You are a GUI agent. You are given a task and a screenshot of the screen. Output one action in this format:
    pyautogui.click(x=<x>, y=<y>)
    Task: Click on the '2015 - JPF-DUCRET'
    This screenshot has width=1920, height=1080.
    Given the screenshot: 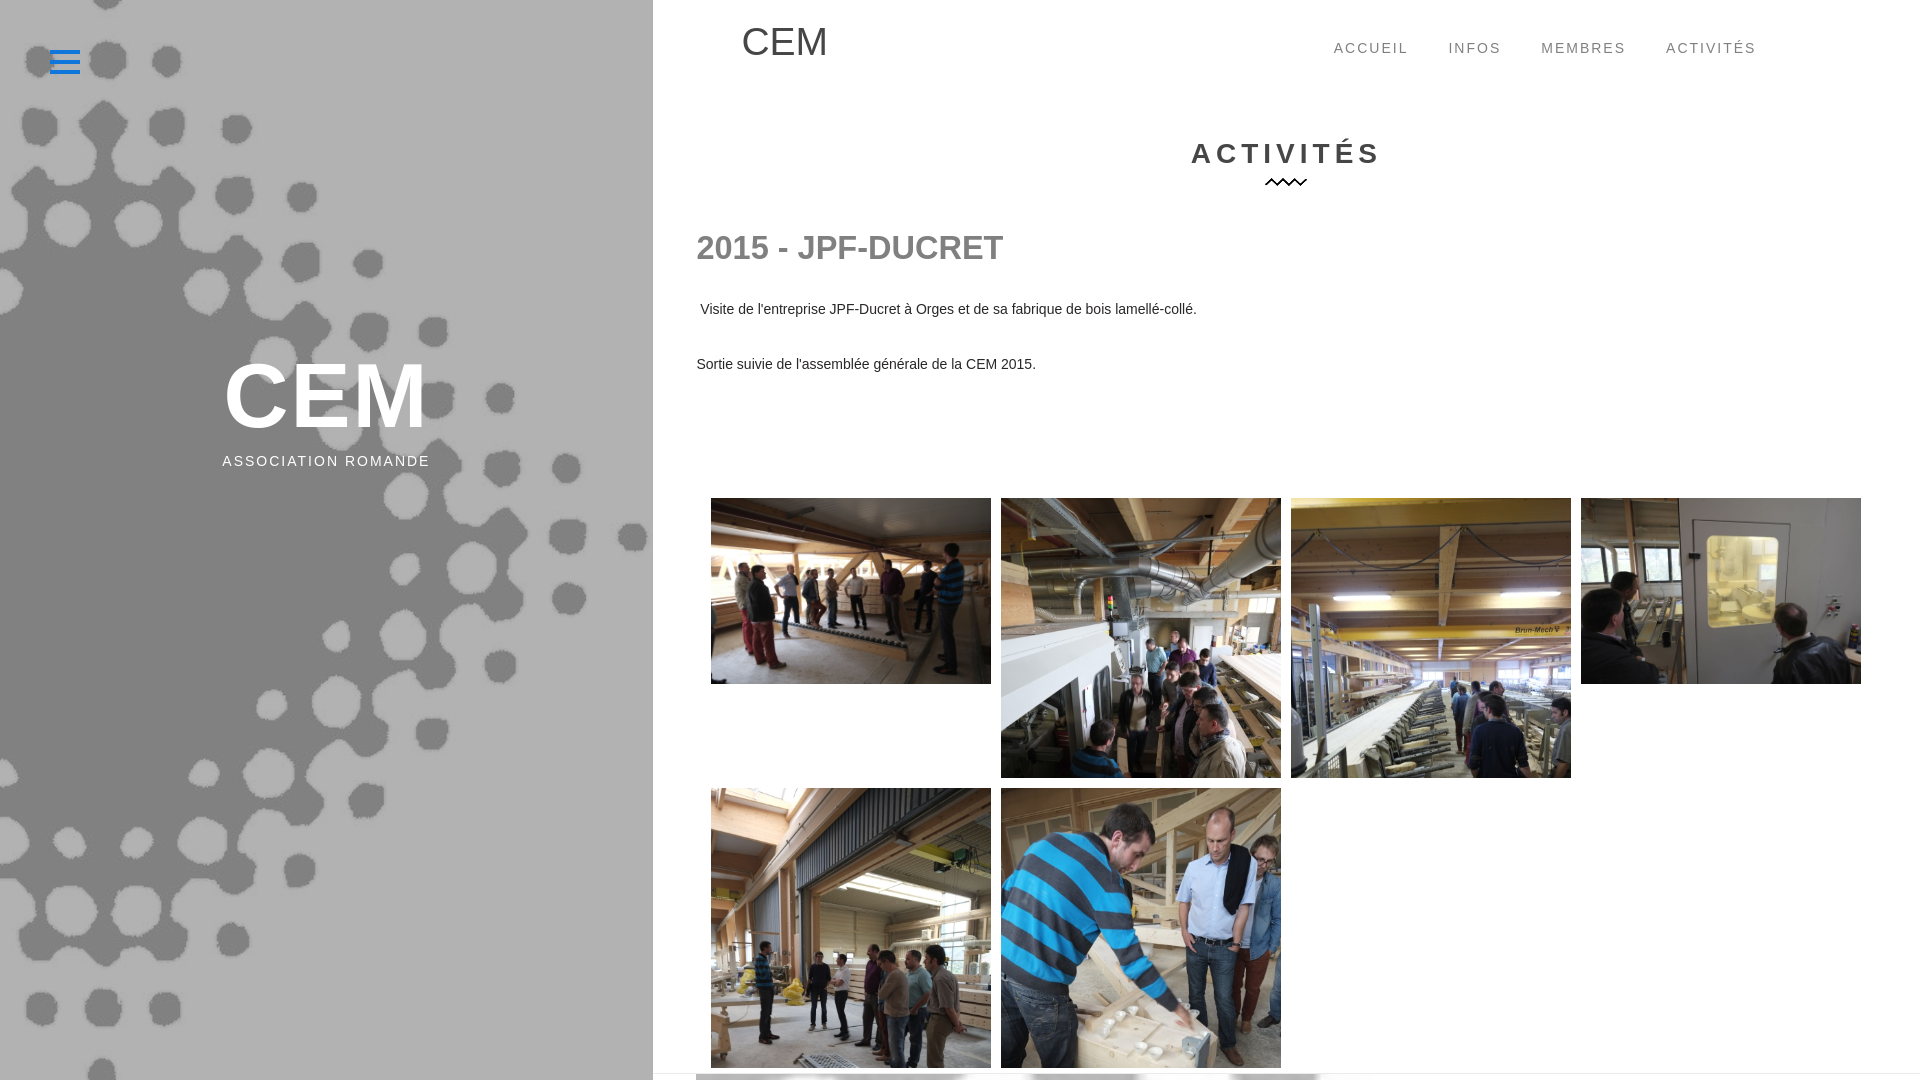 What is the action you would take?
    pyautogui.click(x=849, y=246)
    